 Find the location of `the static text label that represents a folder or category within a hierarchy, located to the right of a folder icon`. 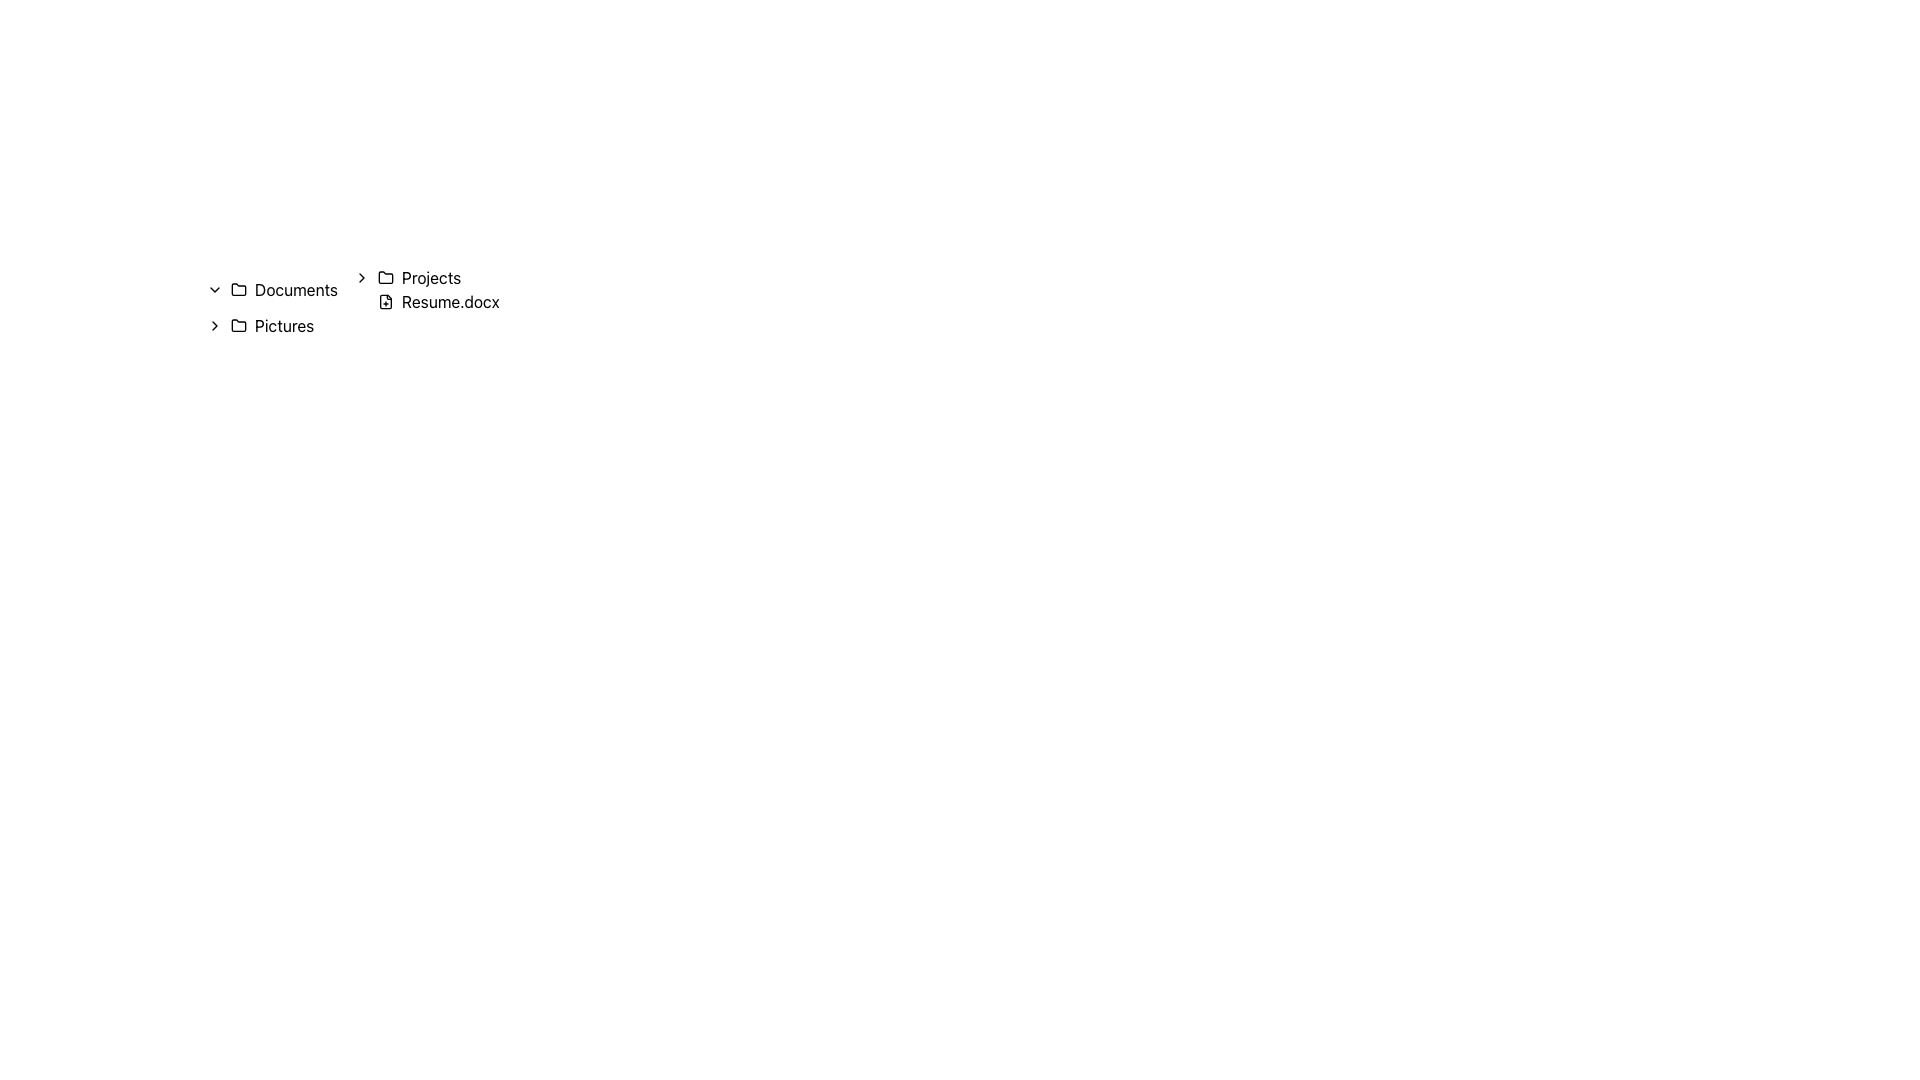

the static text label that represents a folder or category within a hierarchy, located to the right of a folder icon is located at coordinates (430, 277).